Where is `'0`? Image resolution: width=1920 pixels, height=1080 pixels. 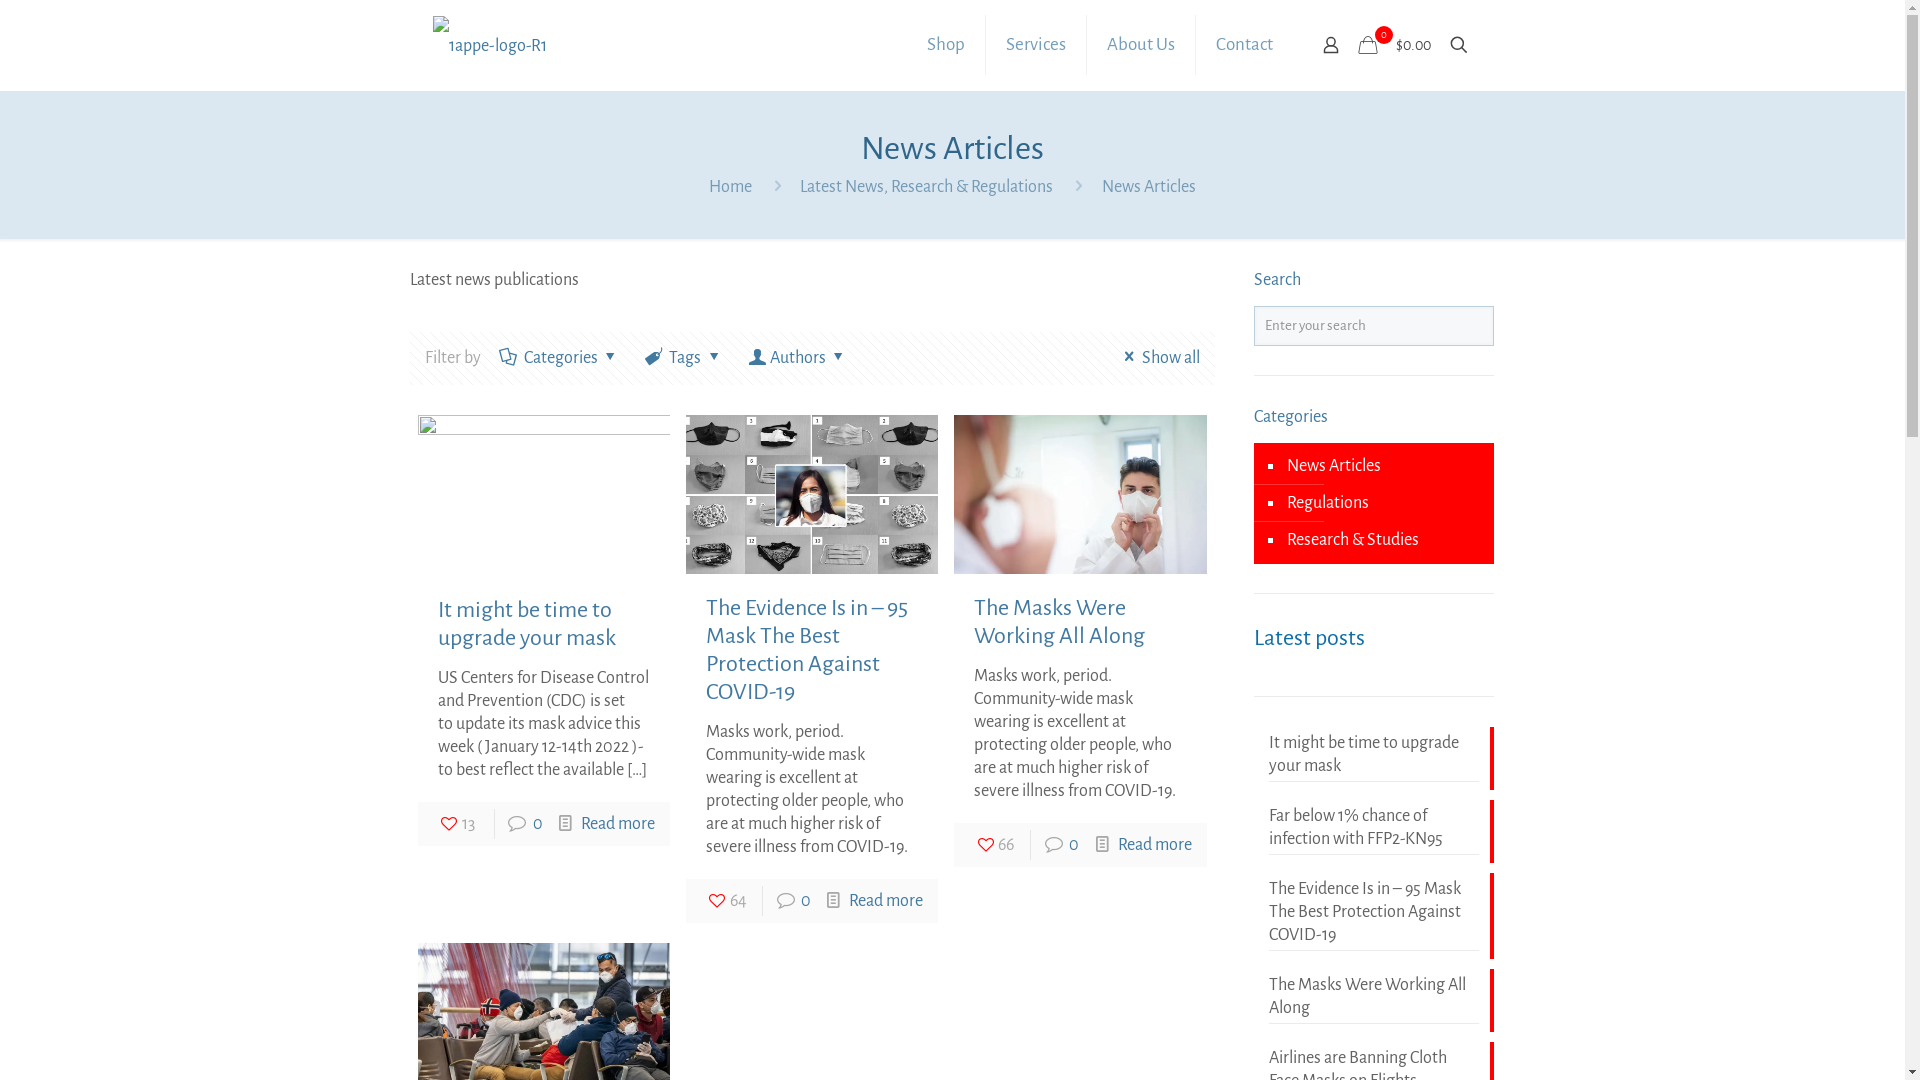
'0 is located at coordinates (1394, 45).